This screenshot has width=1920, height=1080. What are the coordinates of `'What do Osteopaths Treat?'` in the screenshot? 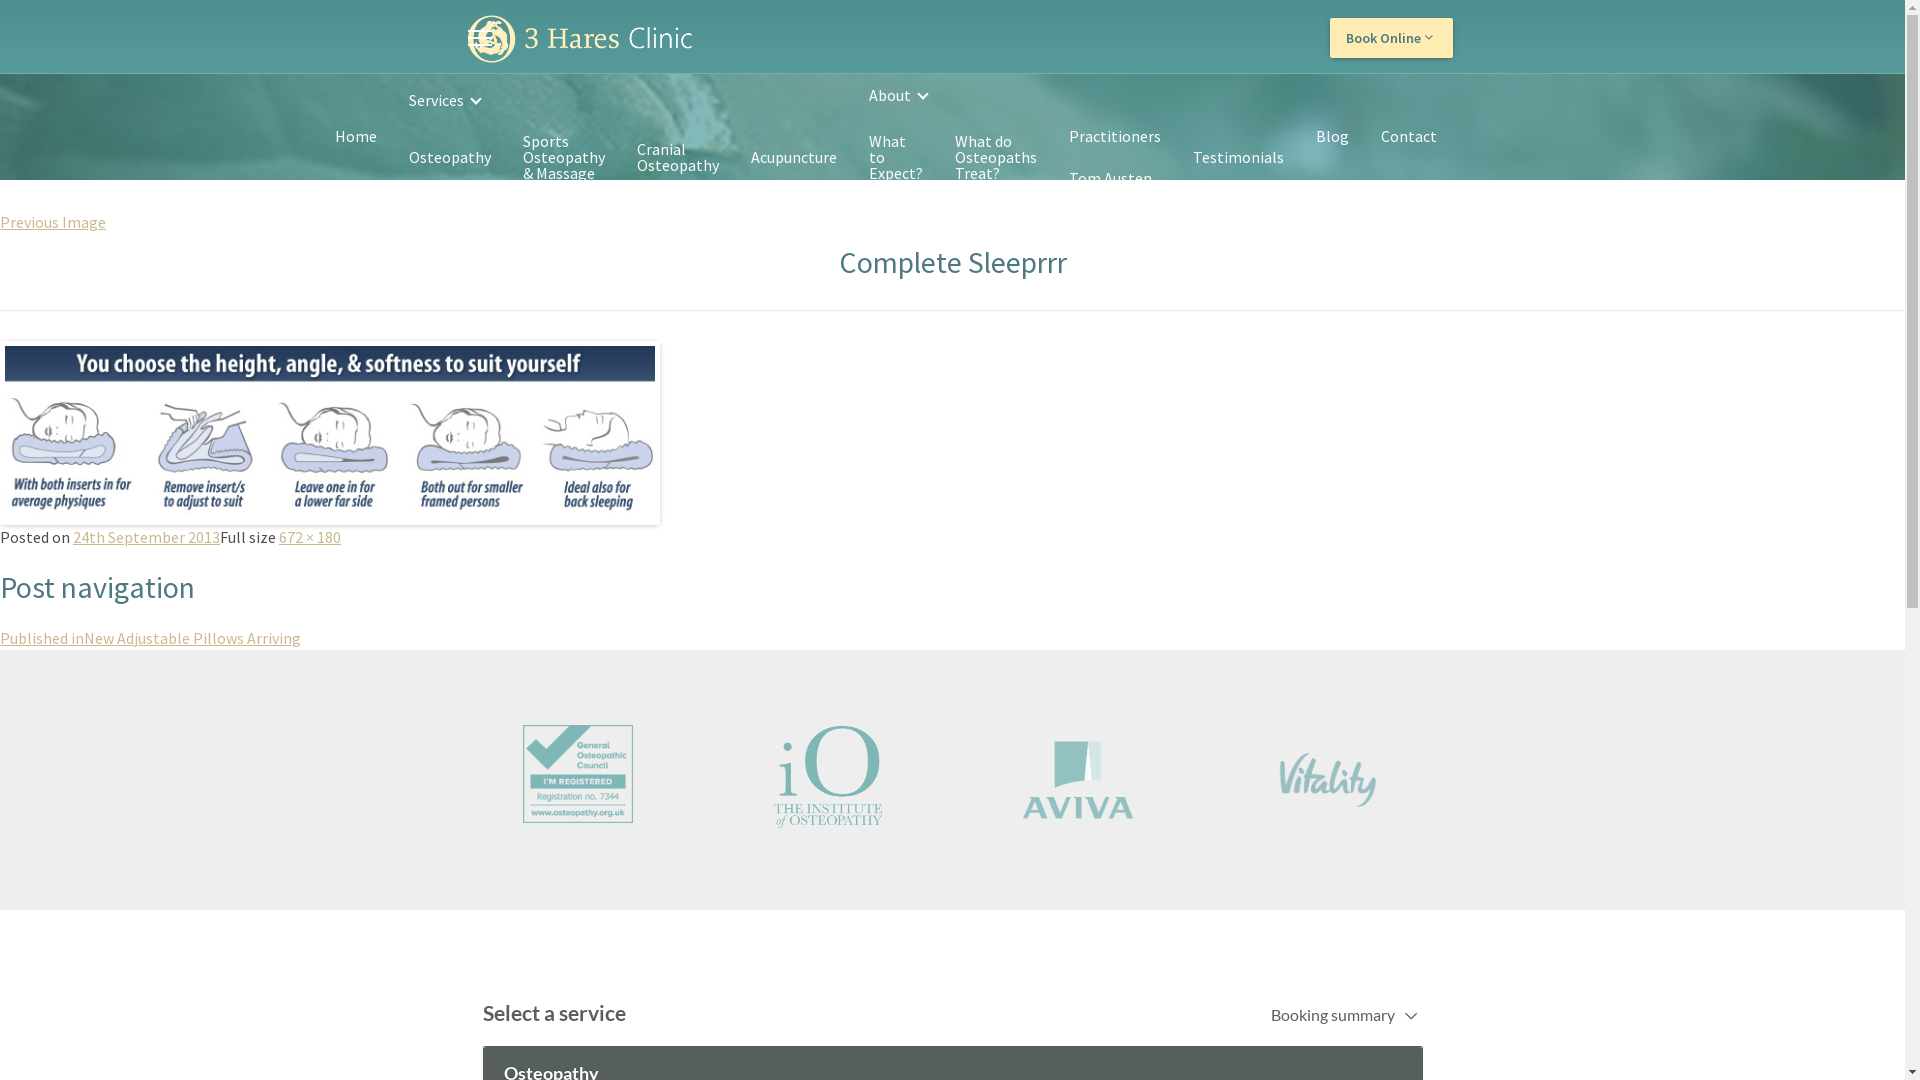 It's located at (936, 156).